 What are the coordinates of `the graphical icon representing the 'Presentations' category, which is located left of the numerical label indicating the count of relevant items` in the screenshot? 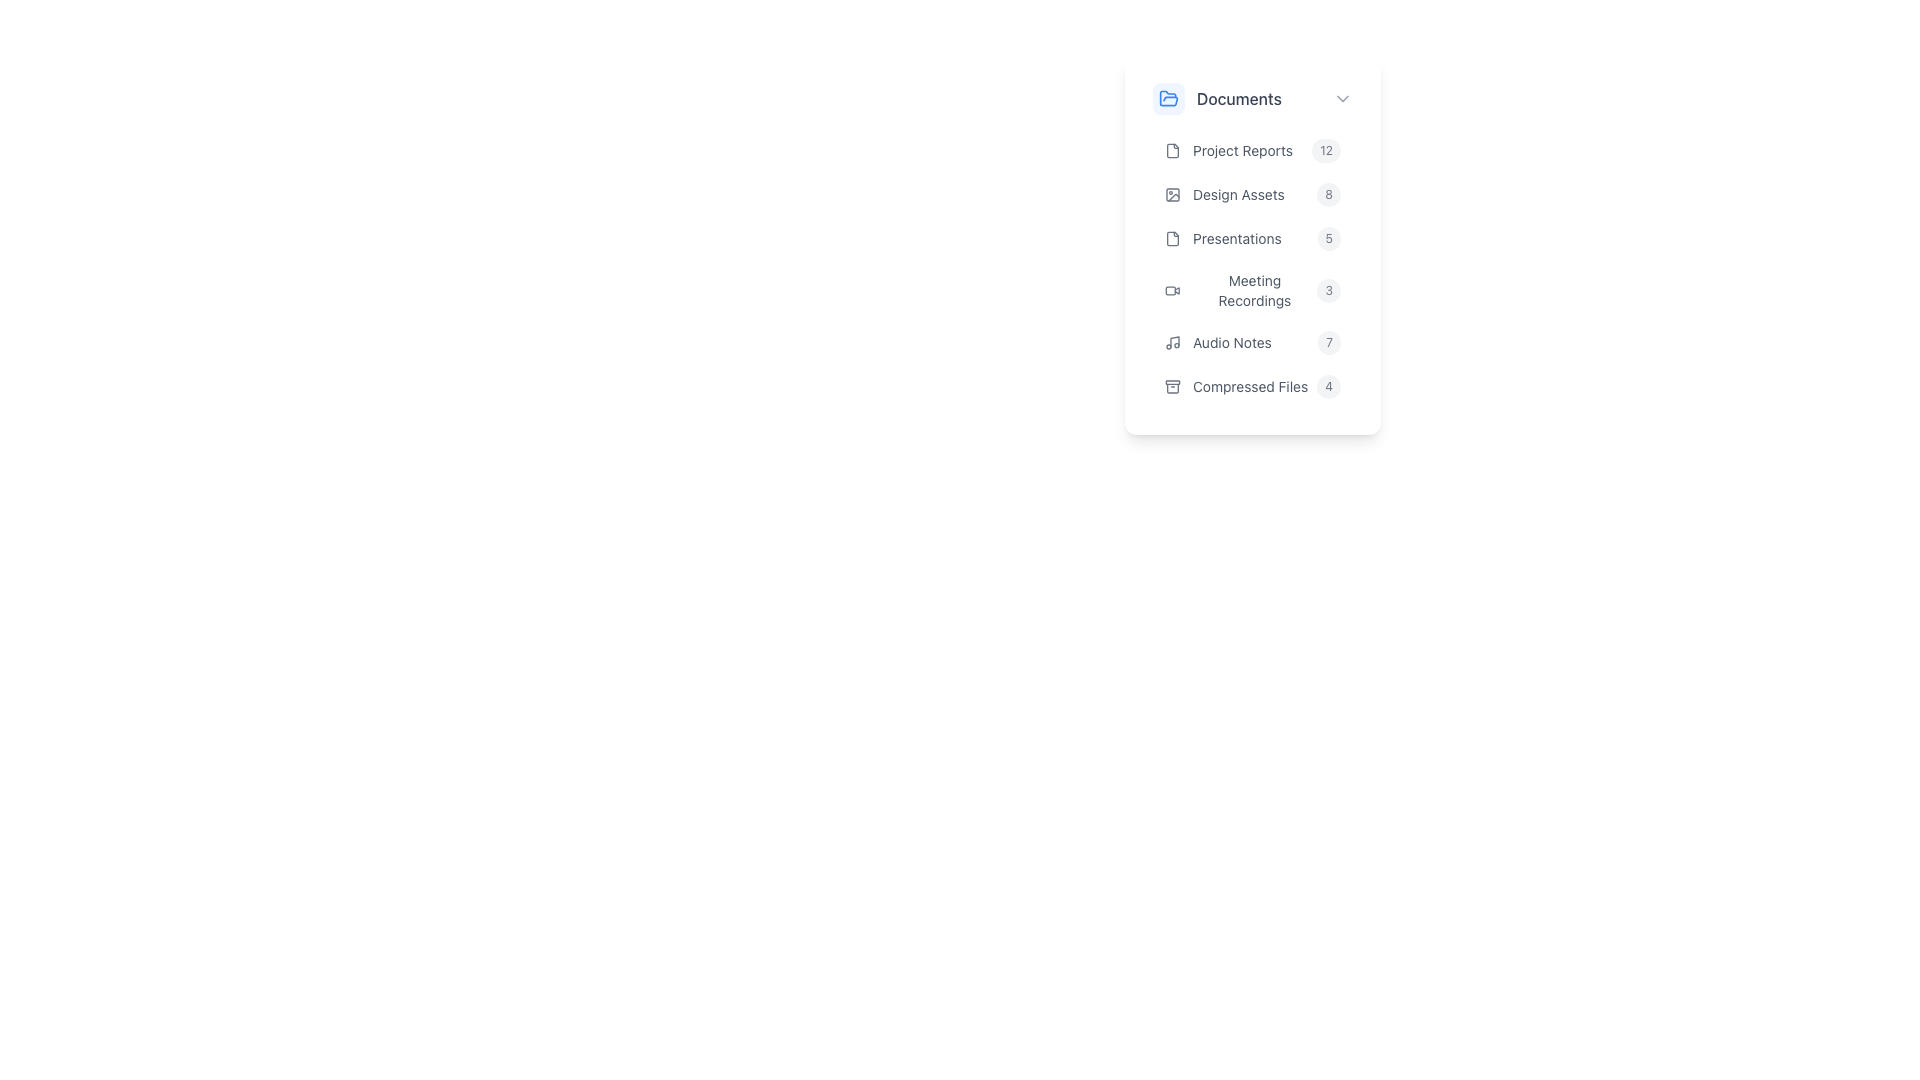 It's located at (1172, 238).